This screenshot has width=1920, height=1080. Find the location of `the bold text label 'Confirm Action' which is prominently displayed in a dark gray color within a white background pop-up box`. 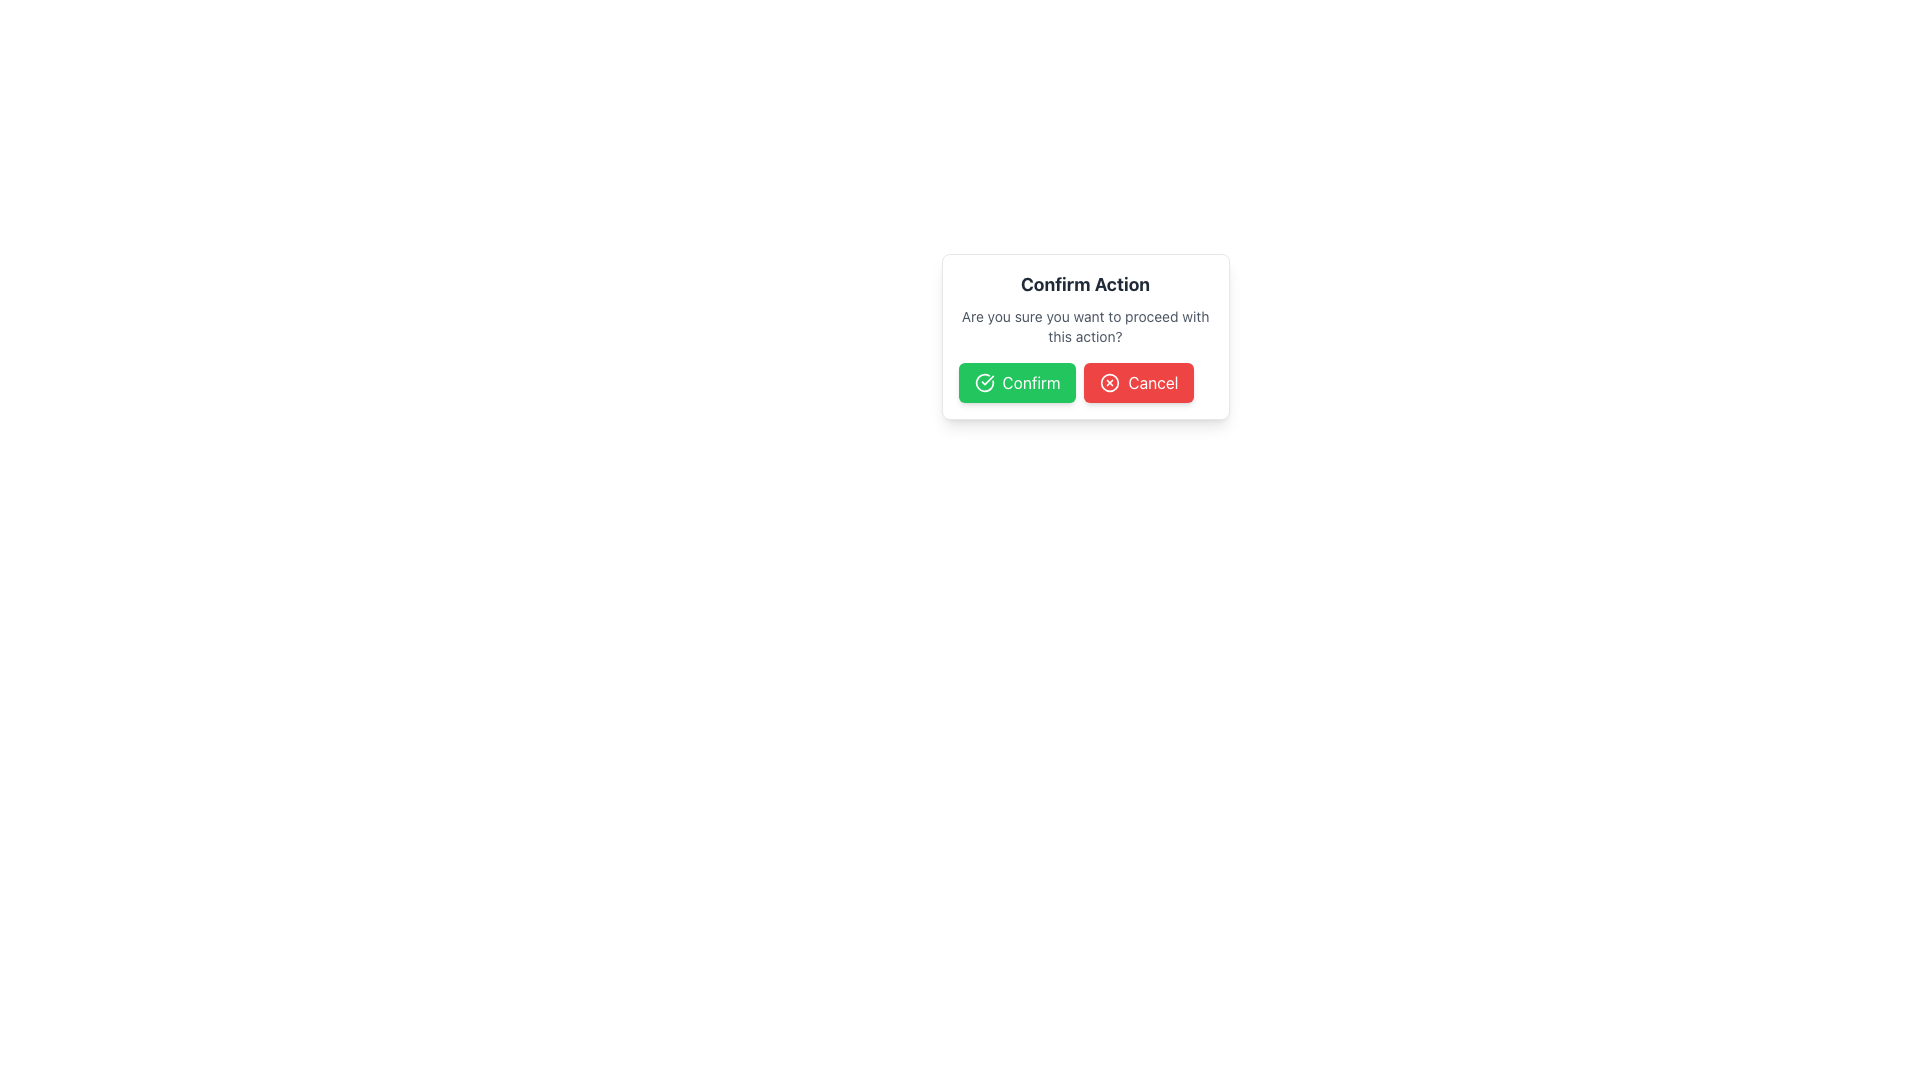

the bold text label 'Confirm Action' which is prominently displayed in a dark gray color within a white background pop-up box is located at coordinates (1084, 285).